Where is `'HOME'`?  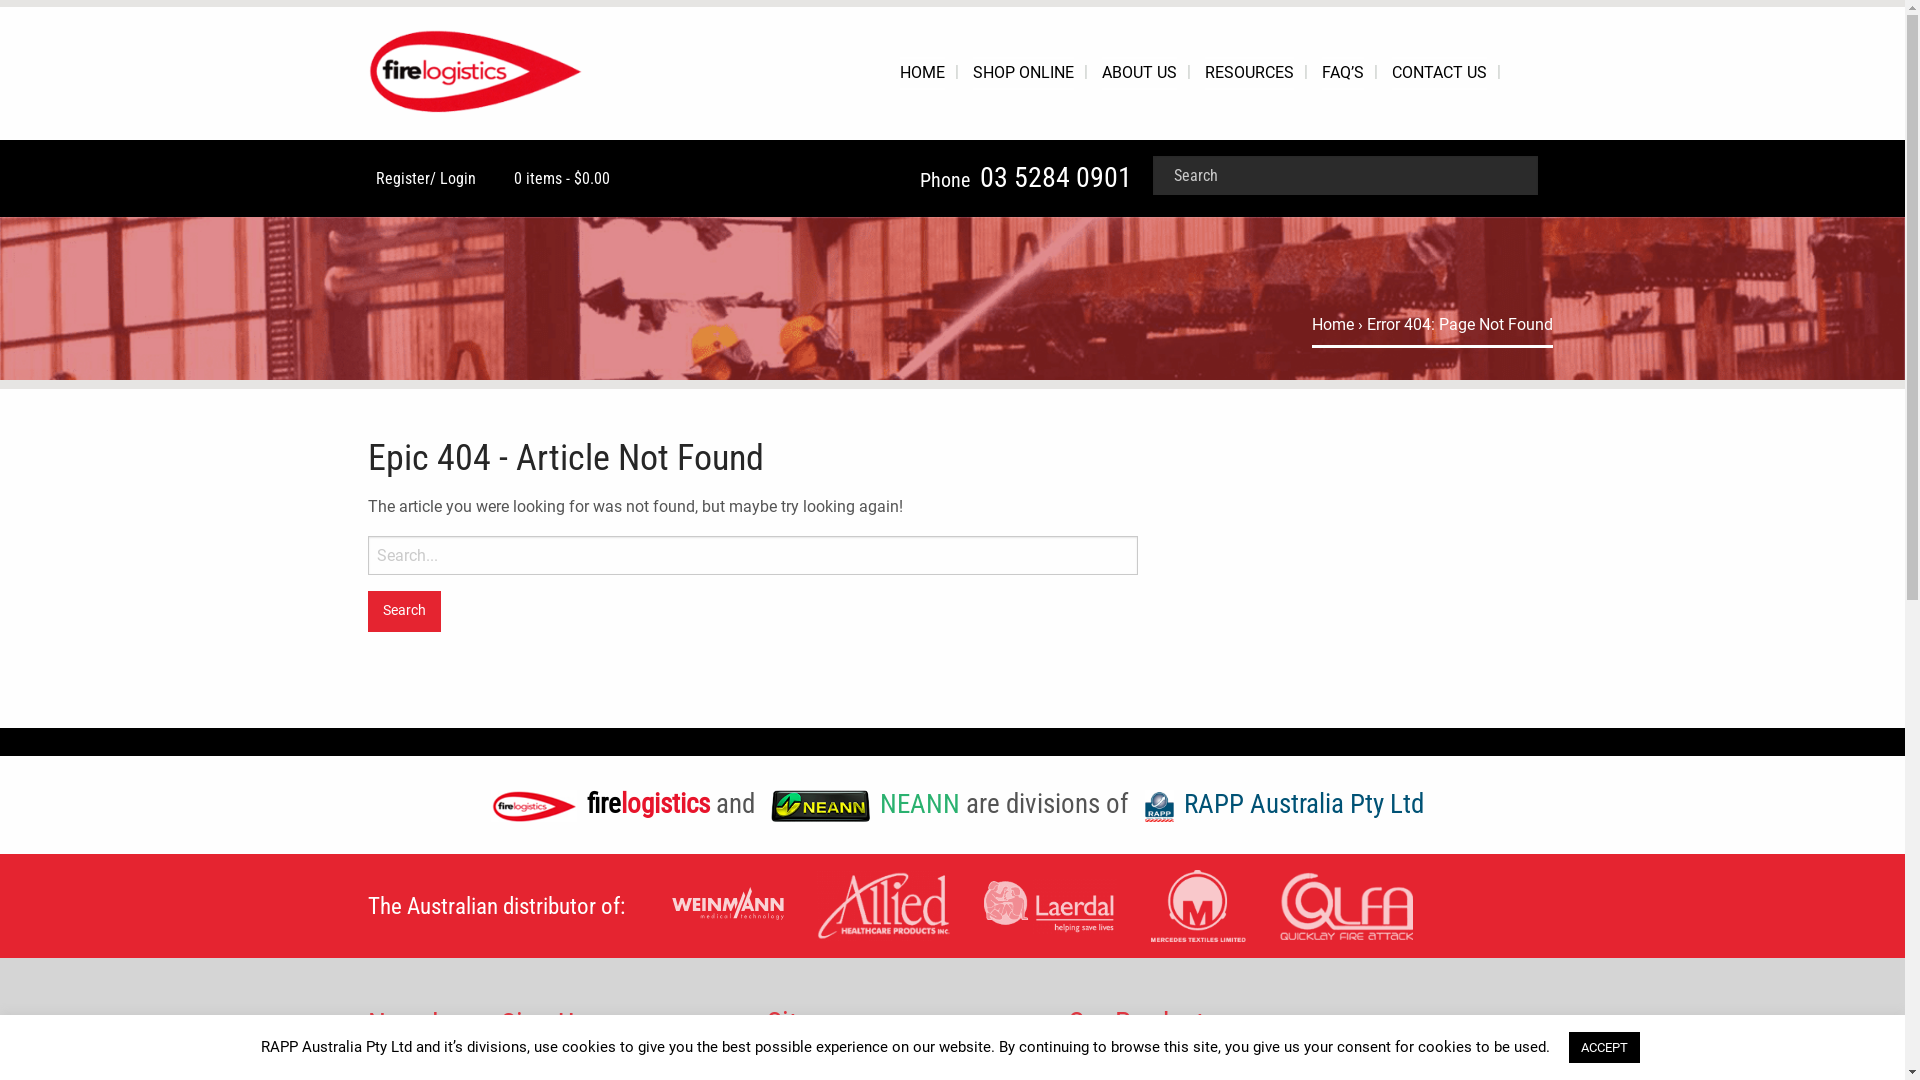 'HOME' is located at coordinates (921, 72).